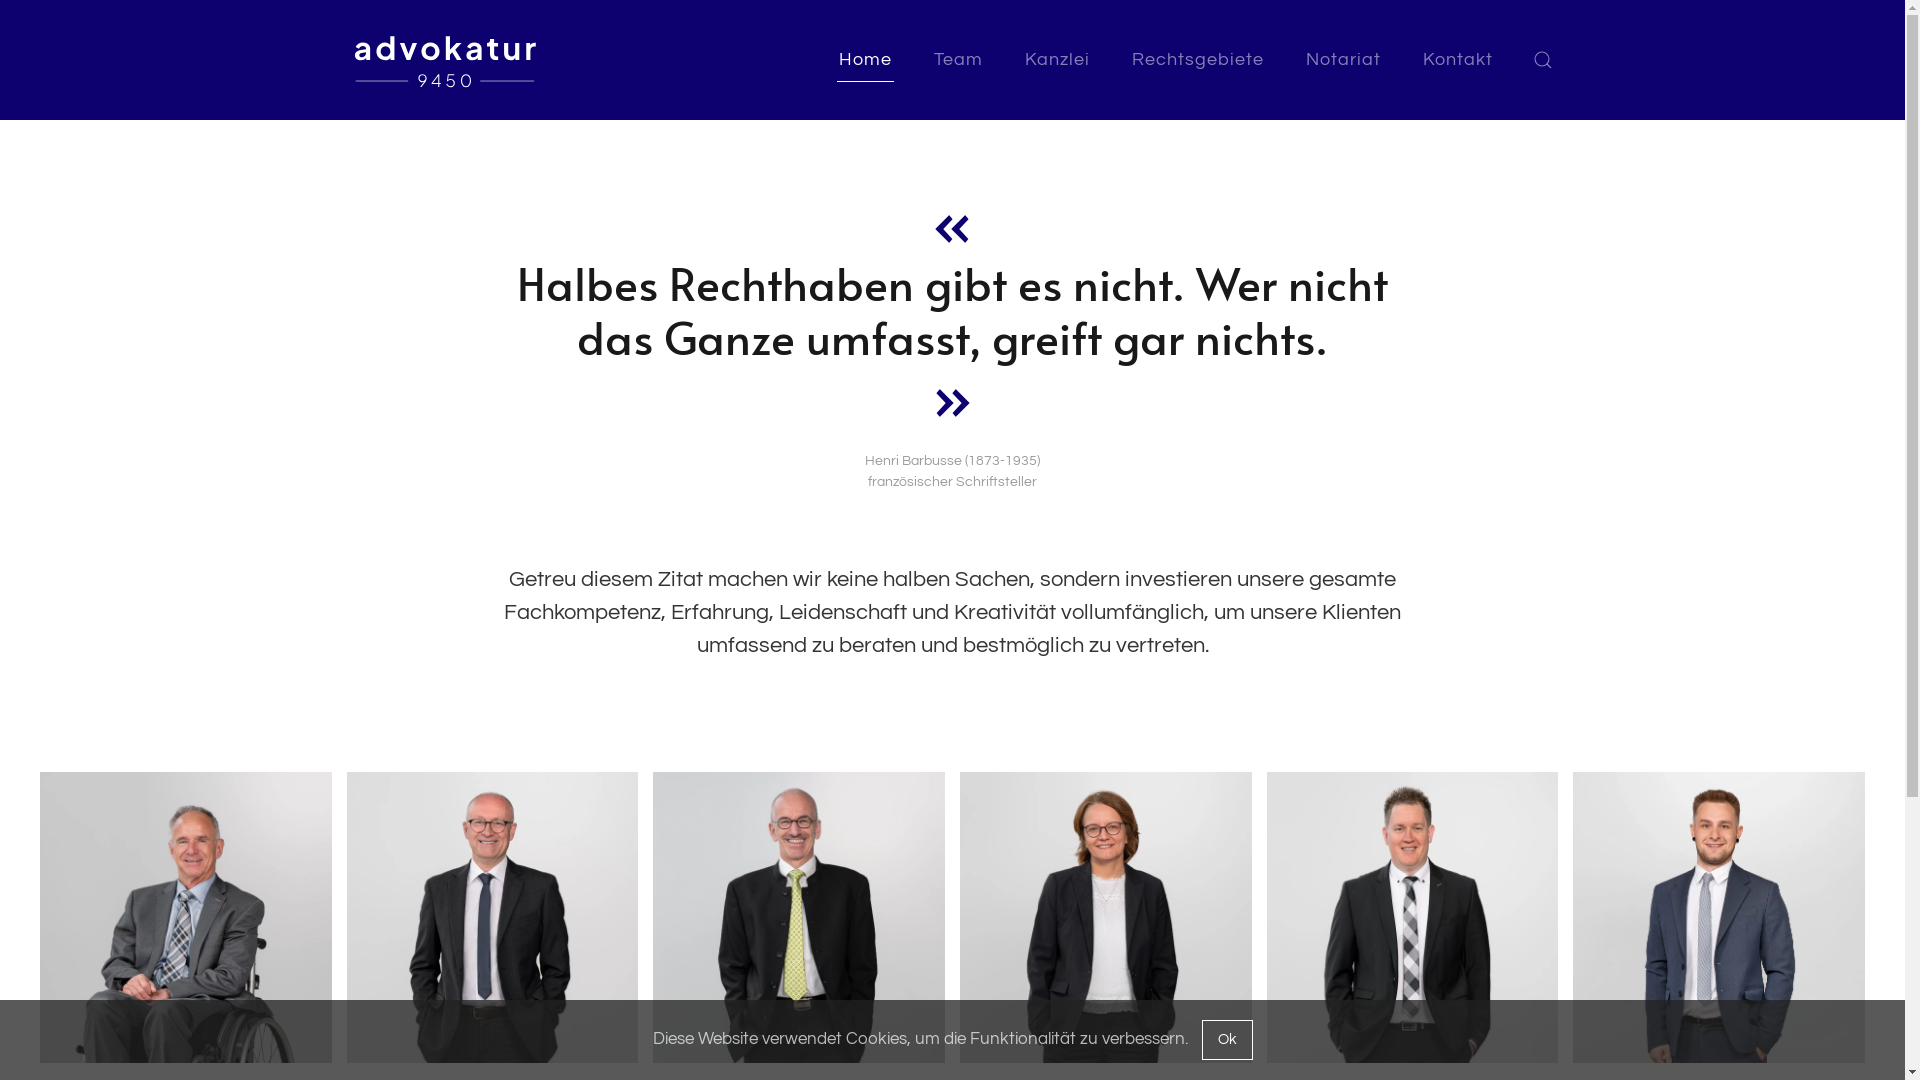  Describe the element at coordinates (957, 59) in the screenshot. I see `'Team'` at that location.